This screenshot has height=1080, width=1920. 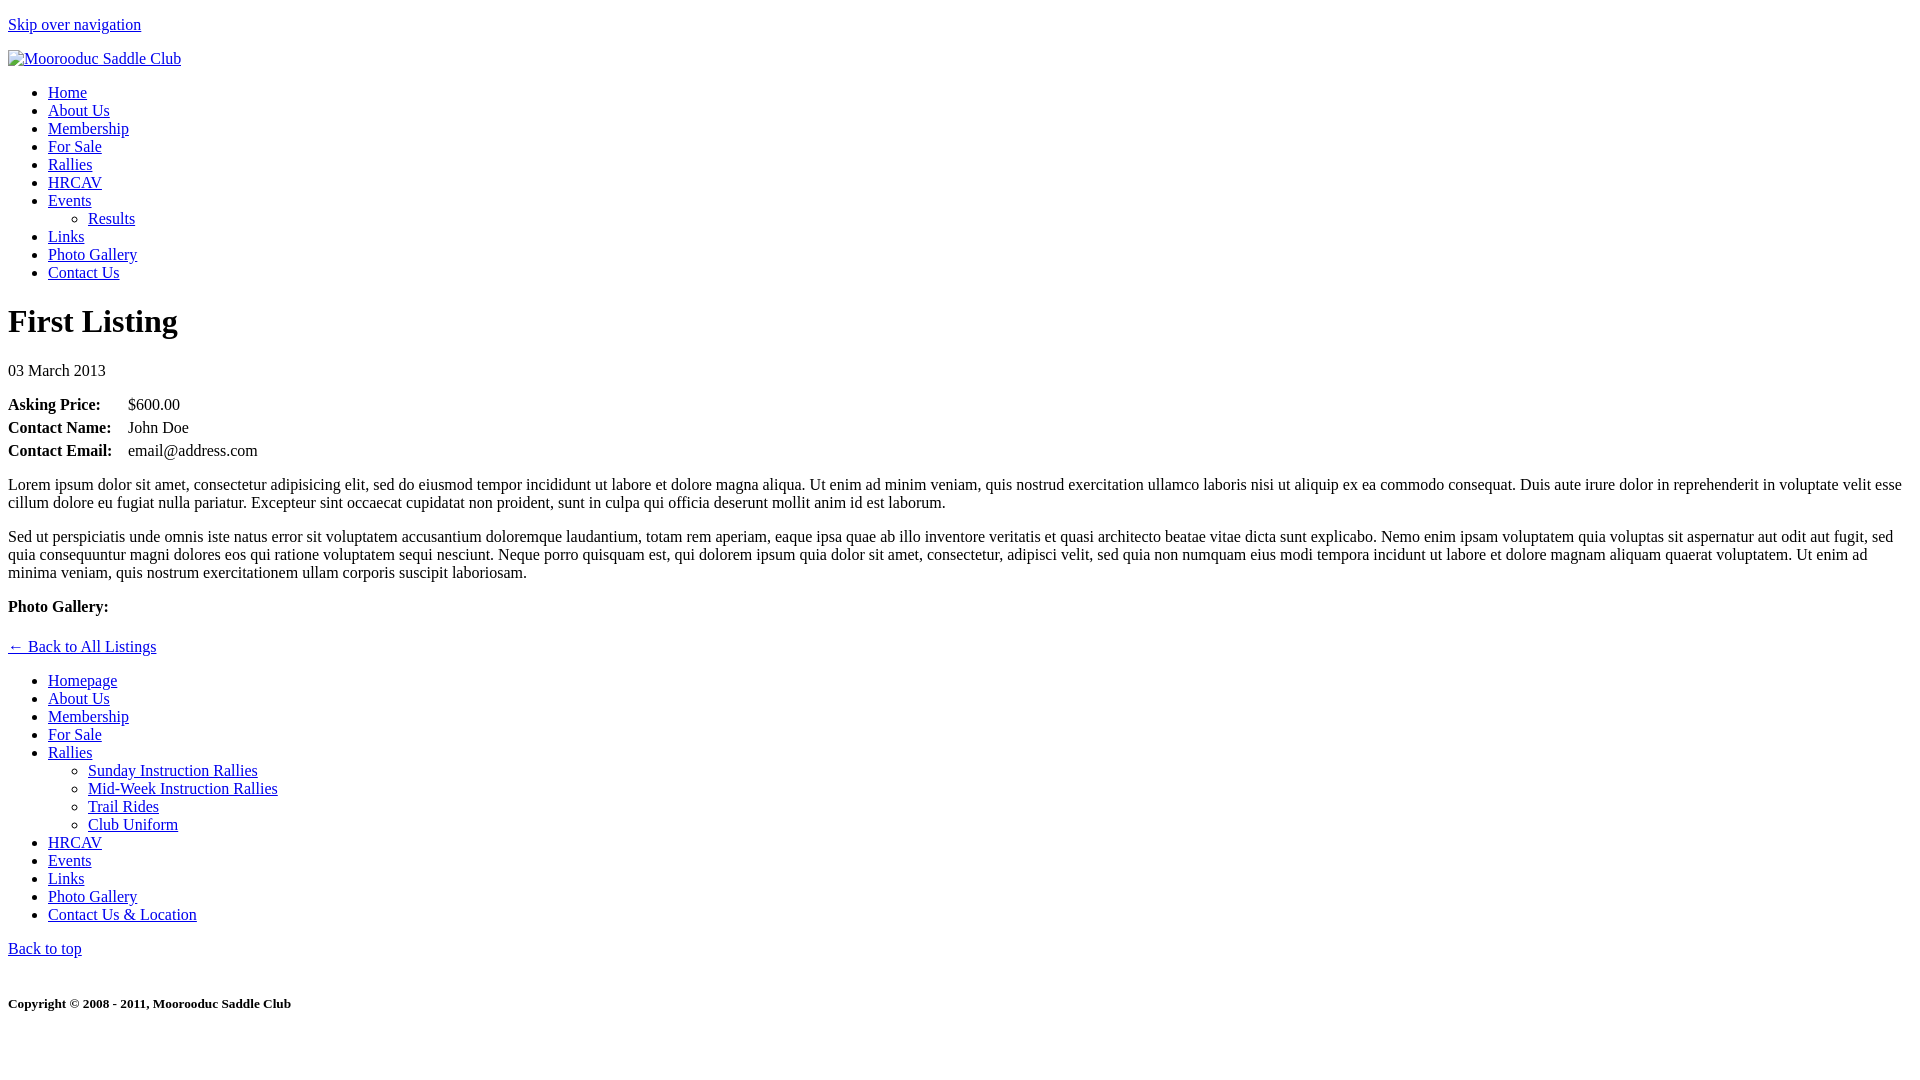 What do you see at coordinates (44, 947) in the screenshot?
I see `'Back to top'` at bounding box center [44, 947].